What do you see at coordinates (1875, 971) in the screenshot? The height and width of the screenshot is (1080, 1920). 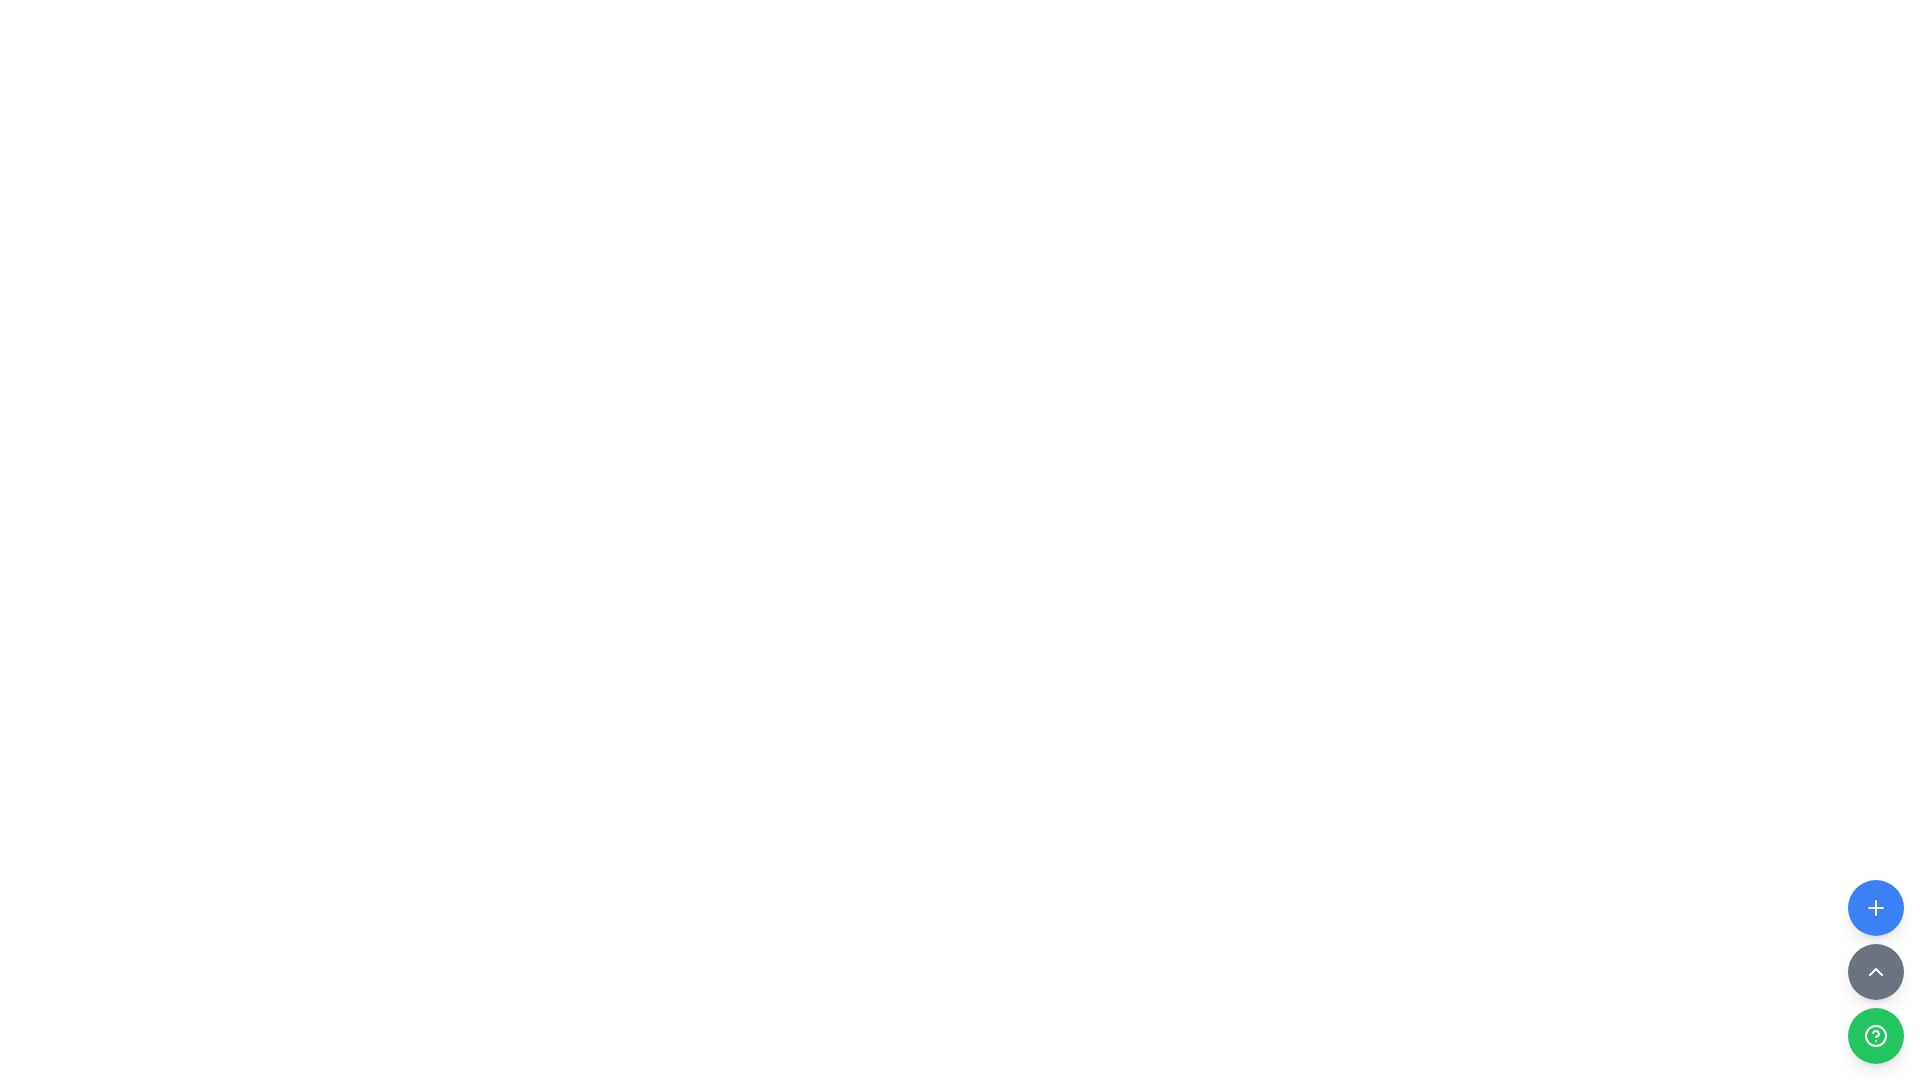 I see `the second button in a vertical sequence of three buttons located at the bottom-right corner of the UI, positioned between a blue button with a '+' symbol above and a green button with a '?' symbol below` at bounding box center [1875, 971].